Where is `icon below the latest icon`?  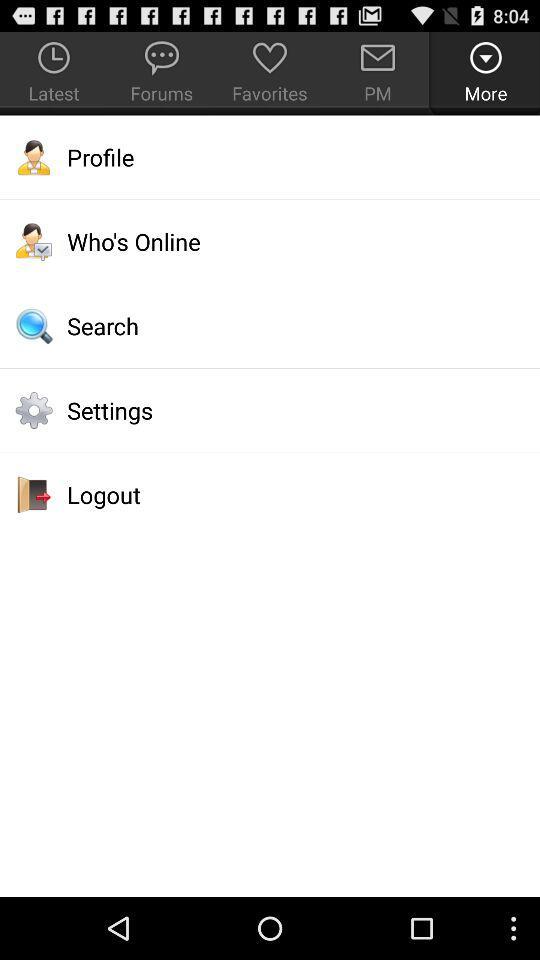 icon below the latest icon is located at coordinates (270, 156).